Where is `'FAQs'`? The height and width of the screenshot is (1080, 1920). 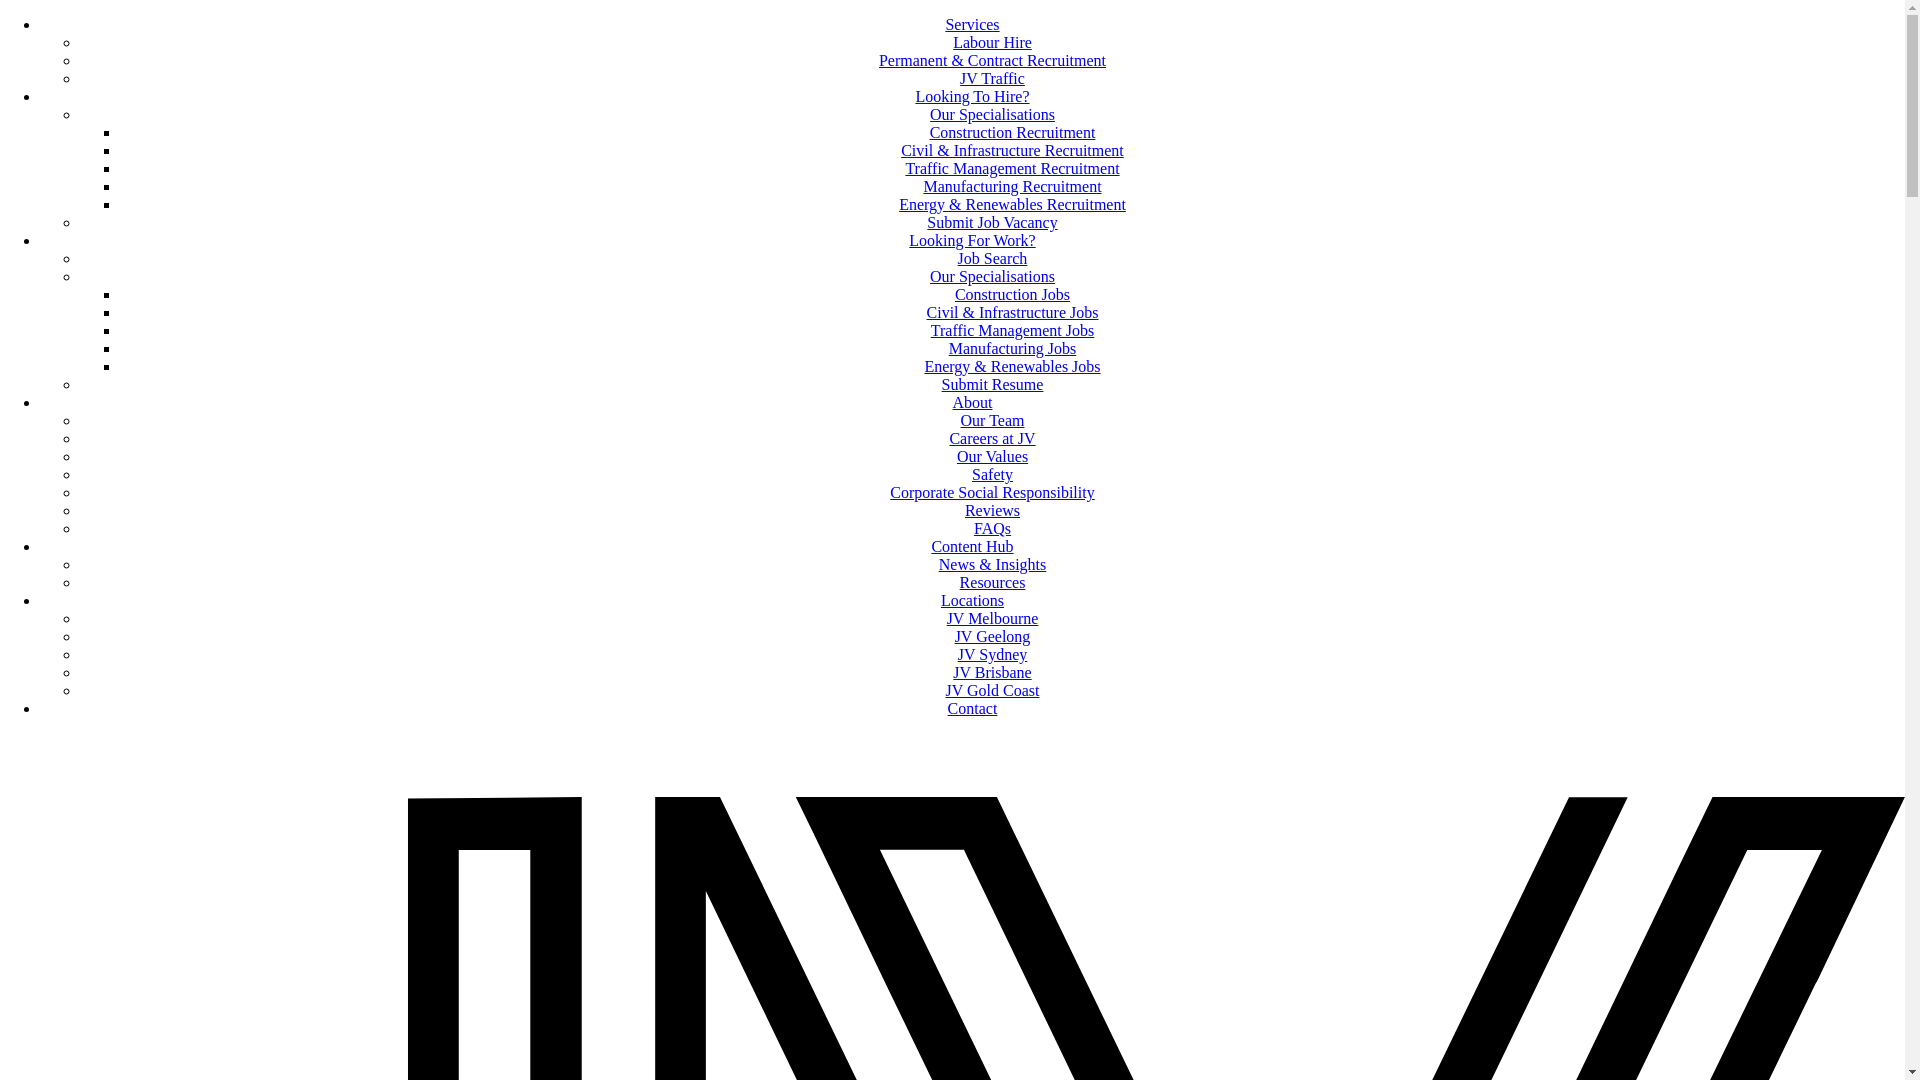 'FAQs' is located at coordinates (992, 527).